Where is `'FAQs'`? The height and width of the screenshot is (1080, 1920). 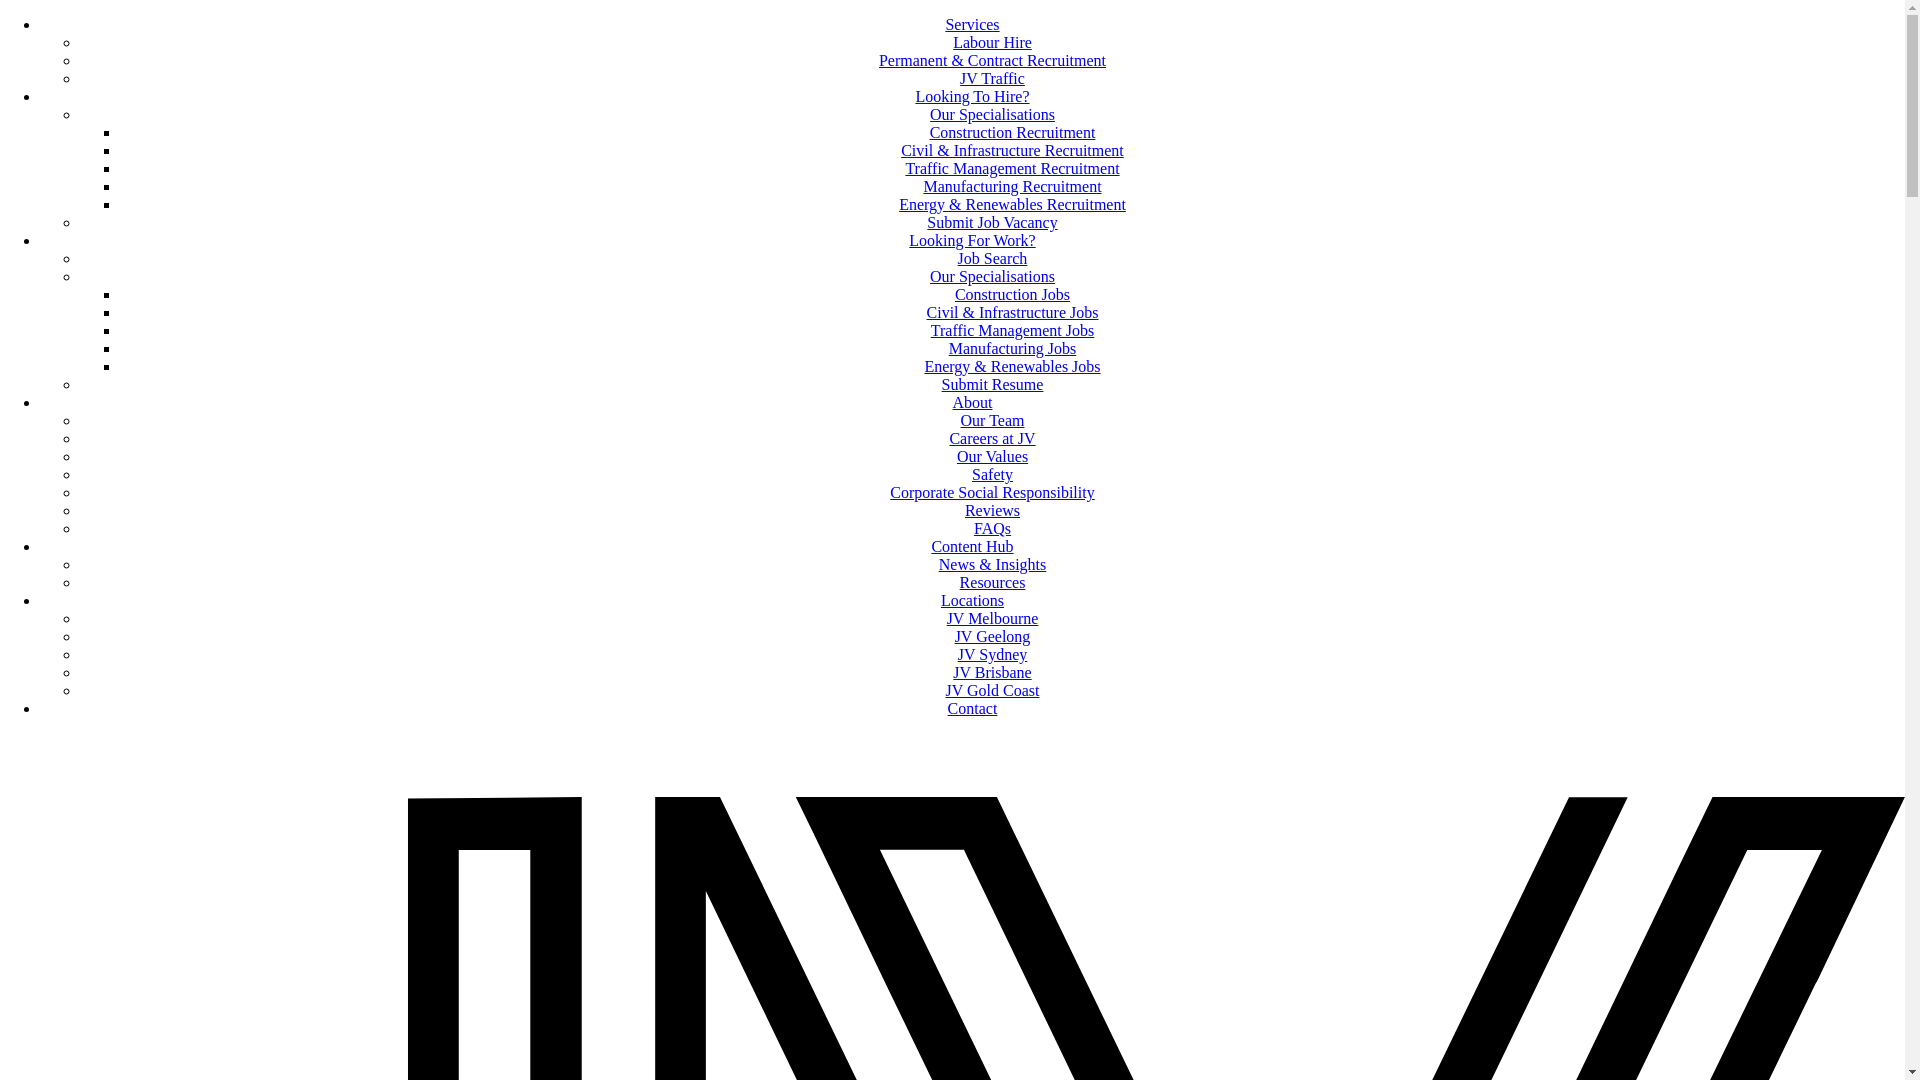 'FAQs' is located at coordinates (992, 527).